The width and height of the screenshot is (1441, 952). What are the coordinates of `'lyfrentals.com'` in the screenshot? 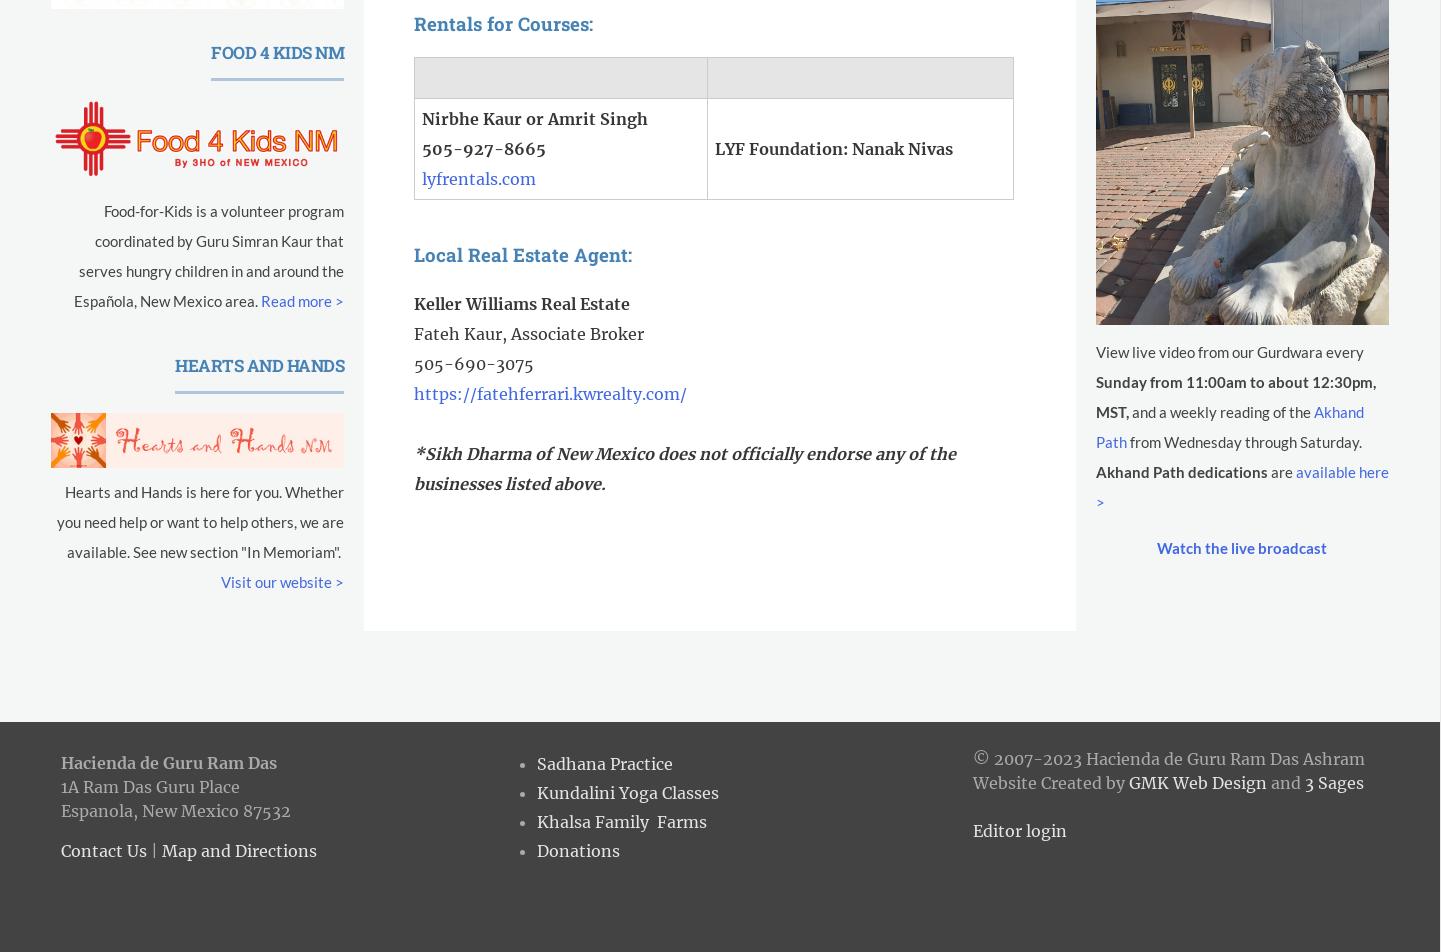 It's located at (477, 178).